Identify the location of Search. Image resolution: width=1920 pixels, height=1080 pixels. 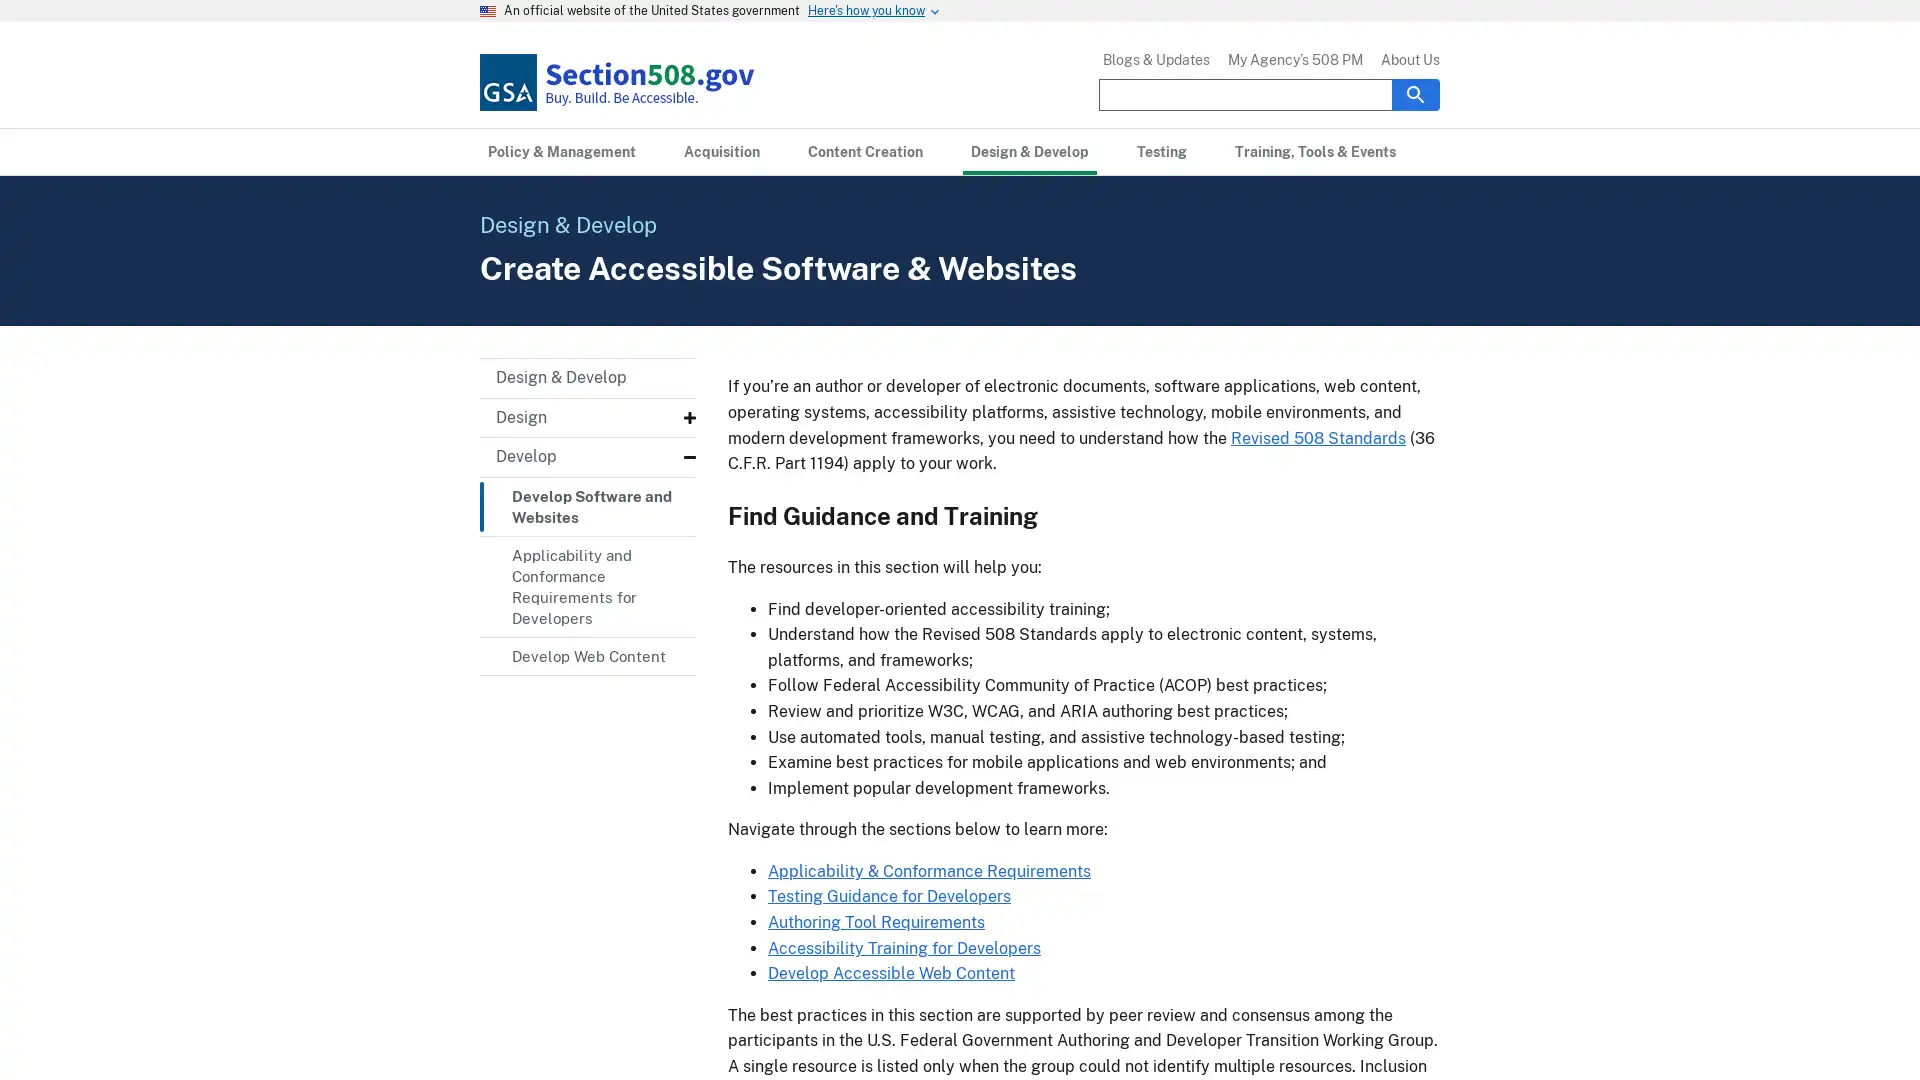
(1415, 93).